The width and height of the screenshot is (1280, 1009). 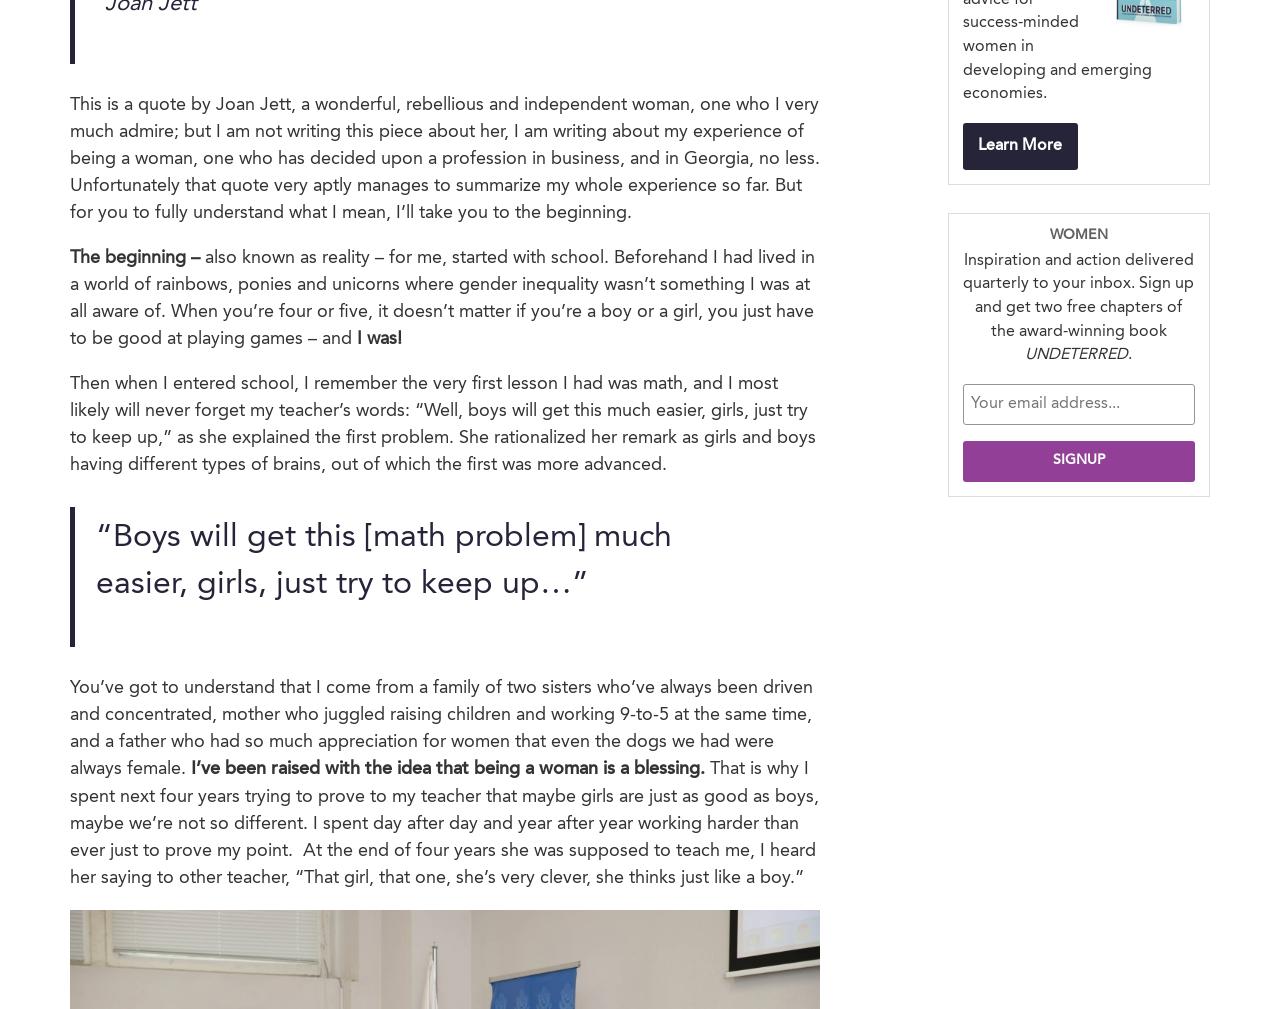 I want to click on '“Boys will get this [math problem] much easier, girls, just try to keep up…”', so click(x=384, y=559).